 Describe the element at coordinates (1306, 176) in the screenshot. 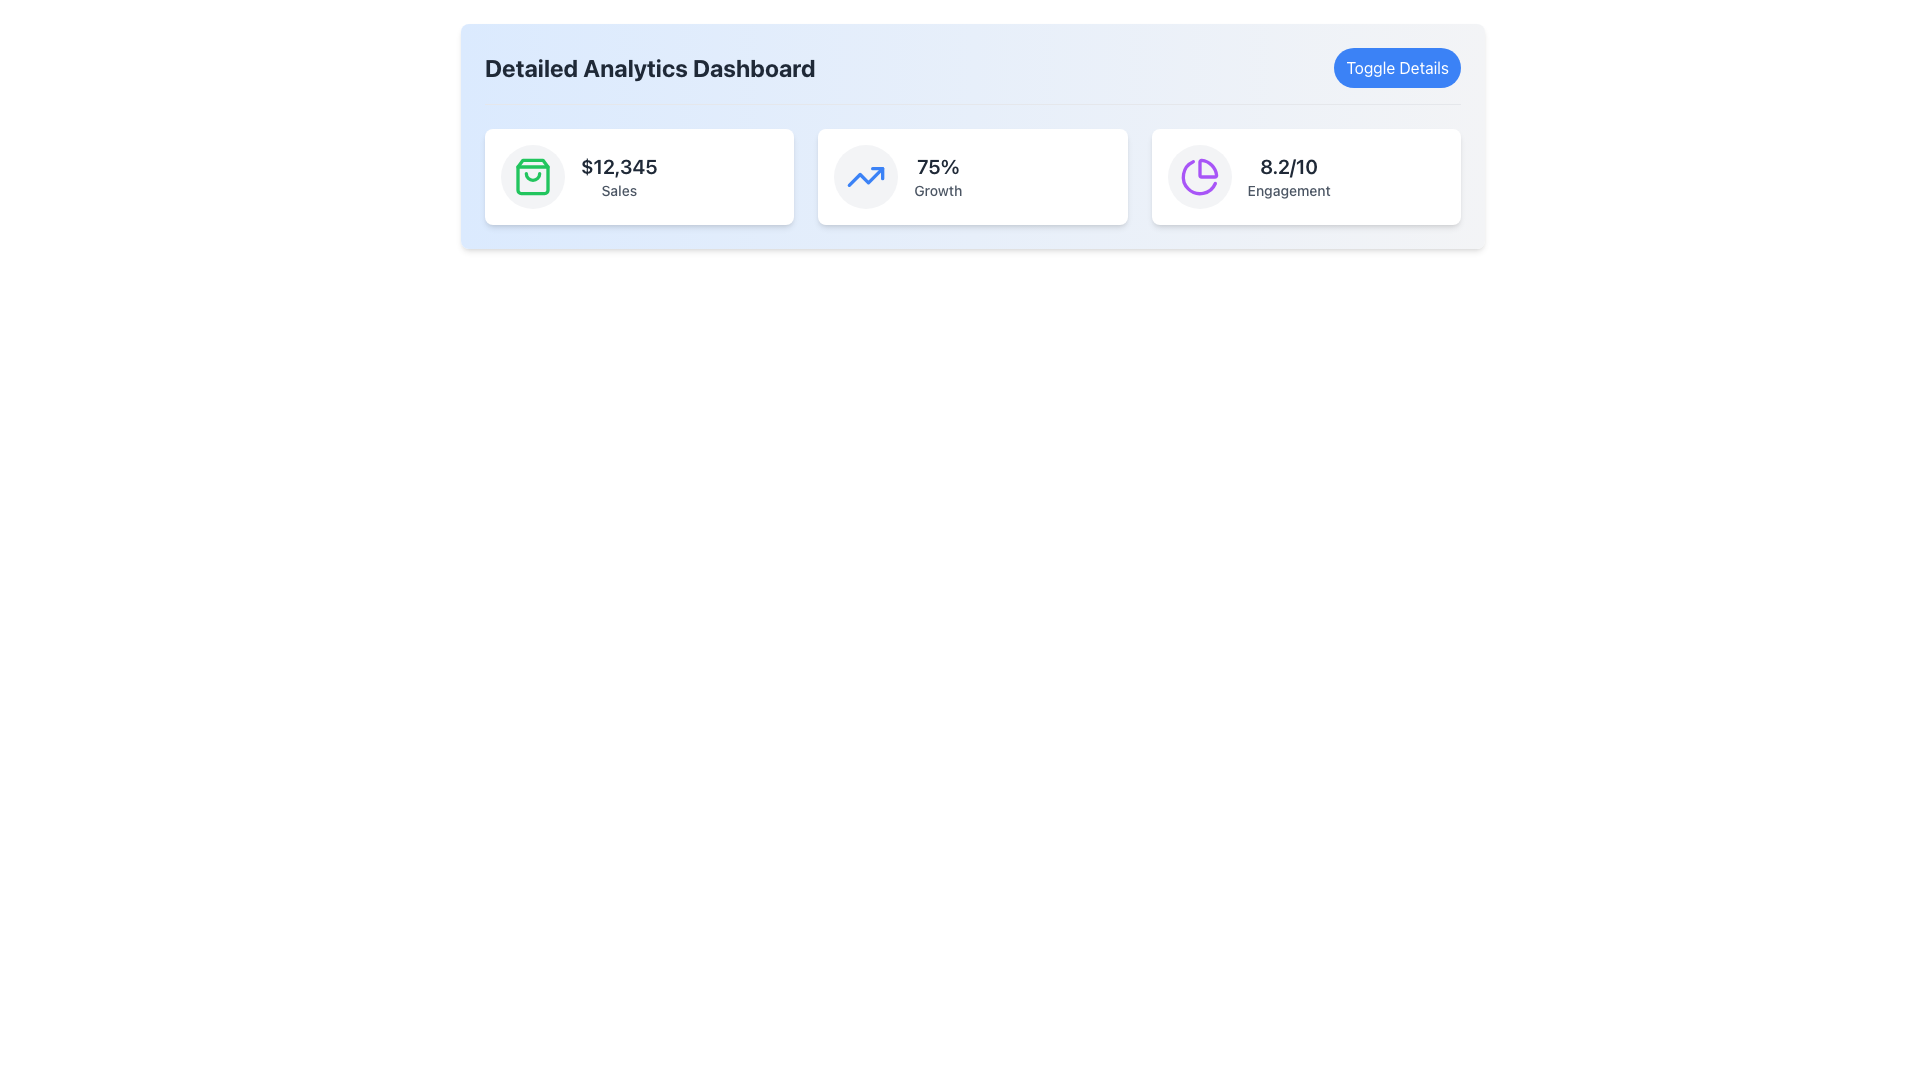

I see `the engagement rate information displayed on the Card component located in the third column of the grid, which contains numeric data and a descriptive label` at that location.